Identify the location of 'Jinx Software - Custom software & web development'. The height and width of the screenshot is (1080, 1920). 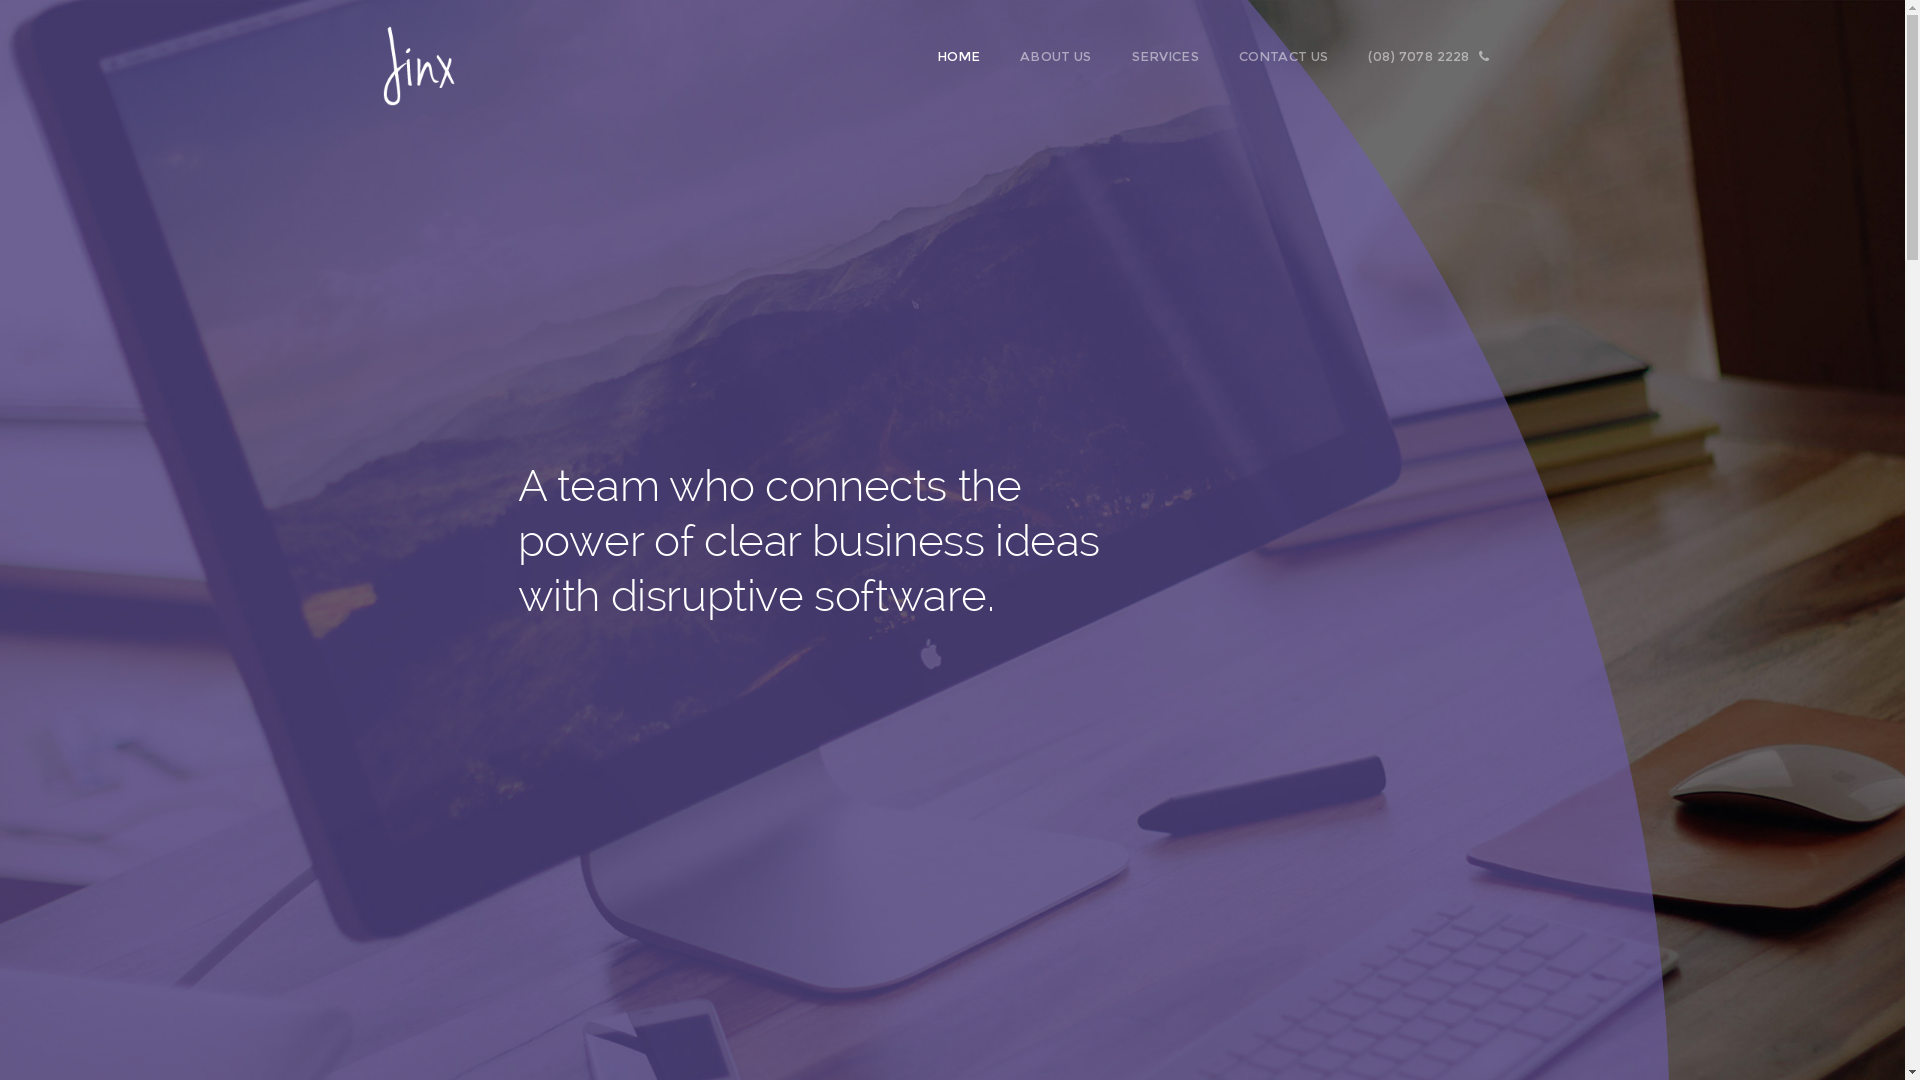
(416, 53).